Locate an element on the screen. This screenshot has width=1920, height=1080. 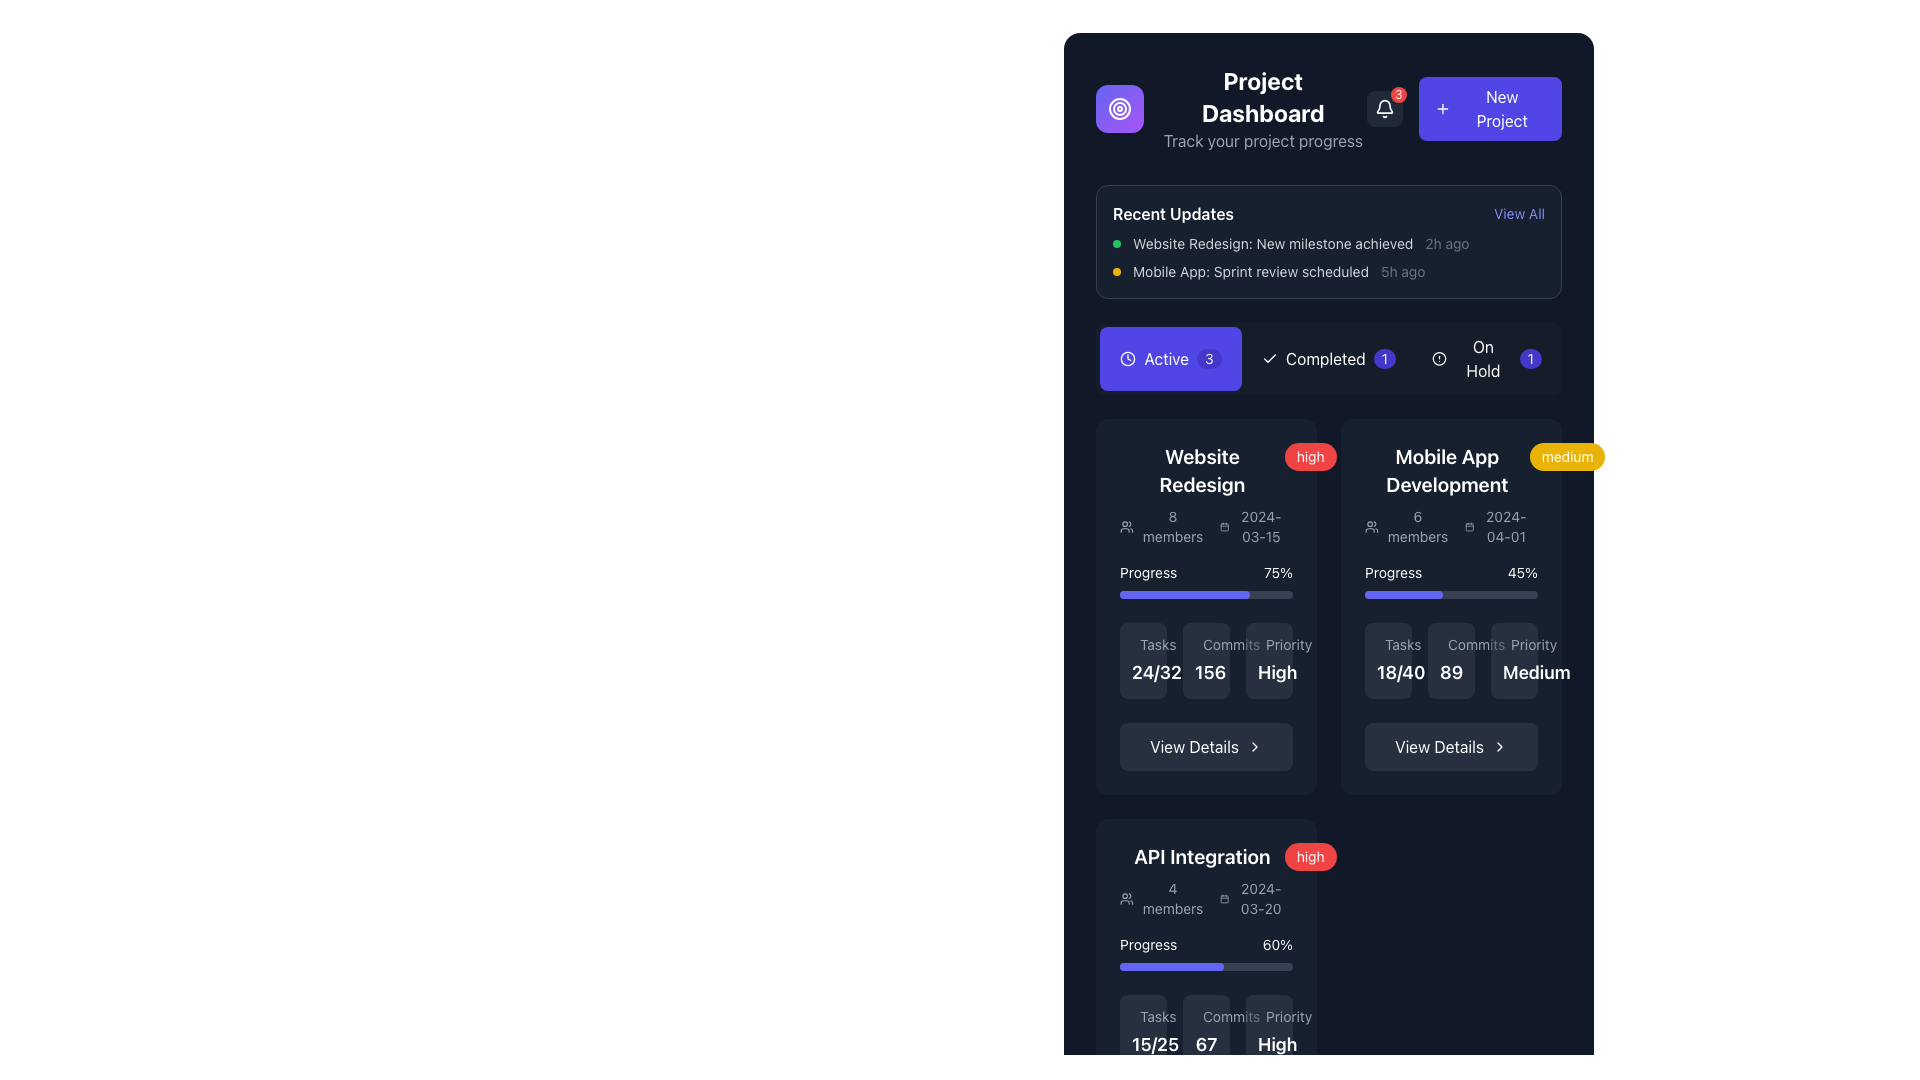
the Text label that provides context to the numerical value of '89' in the project card for 'Mobile App Development' is located at coordinates (1451, 644).